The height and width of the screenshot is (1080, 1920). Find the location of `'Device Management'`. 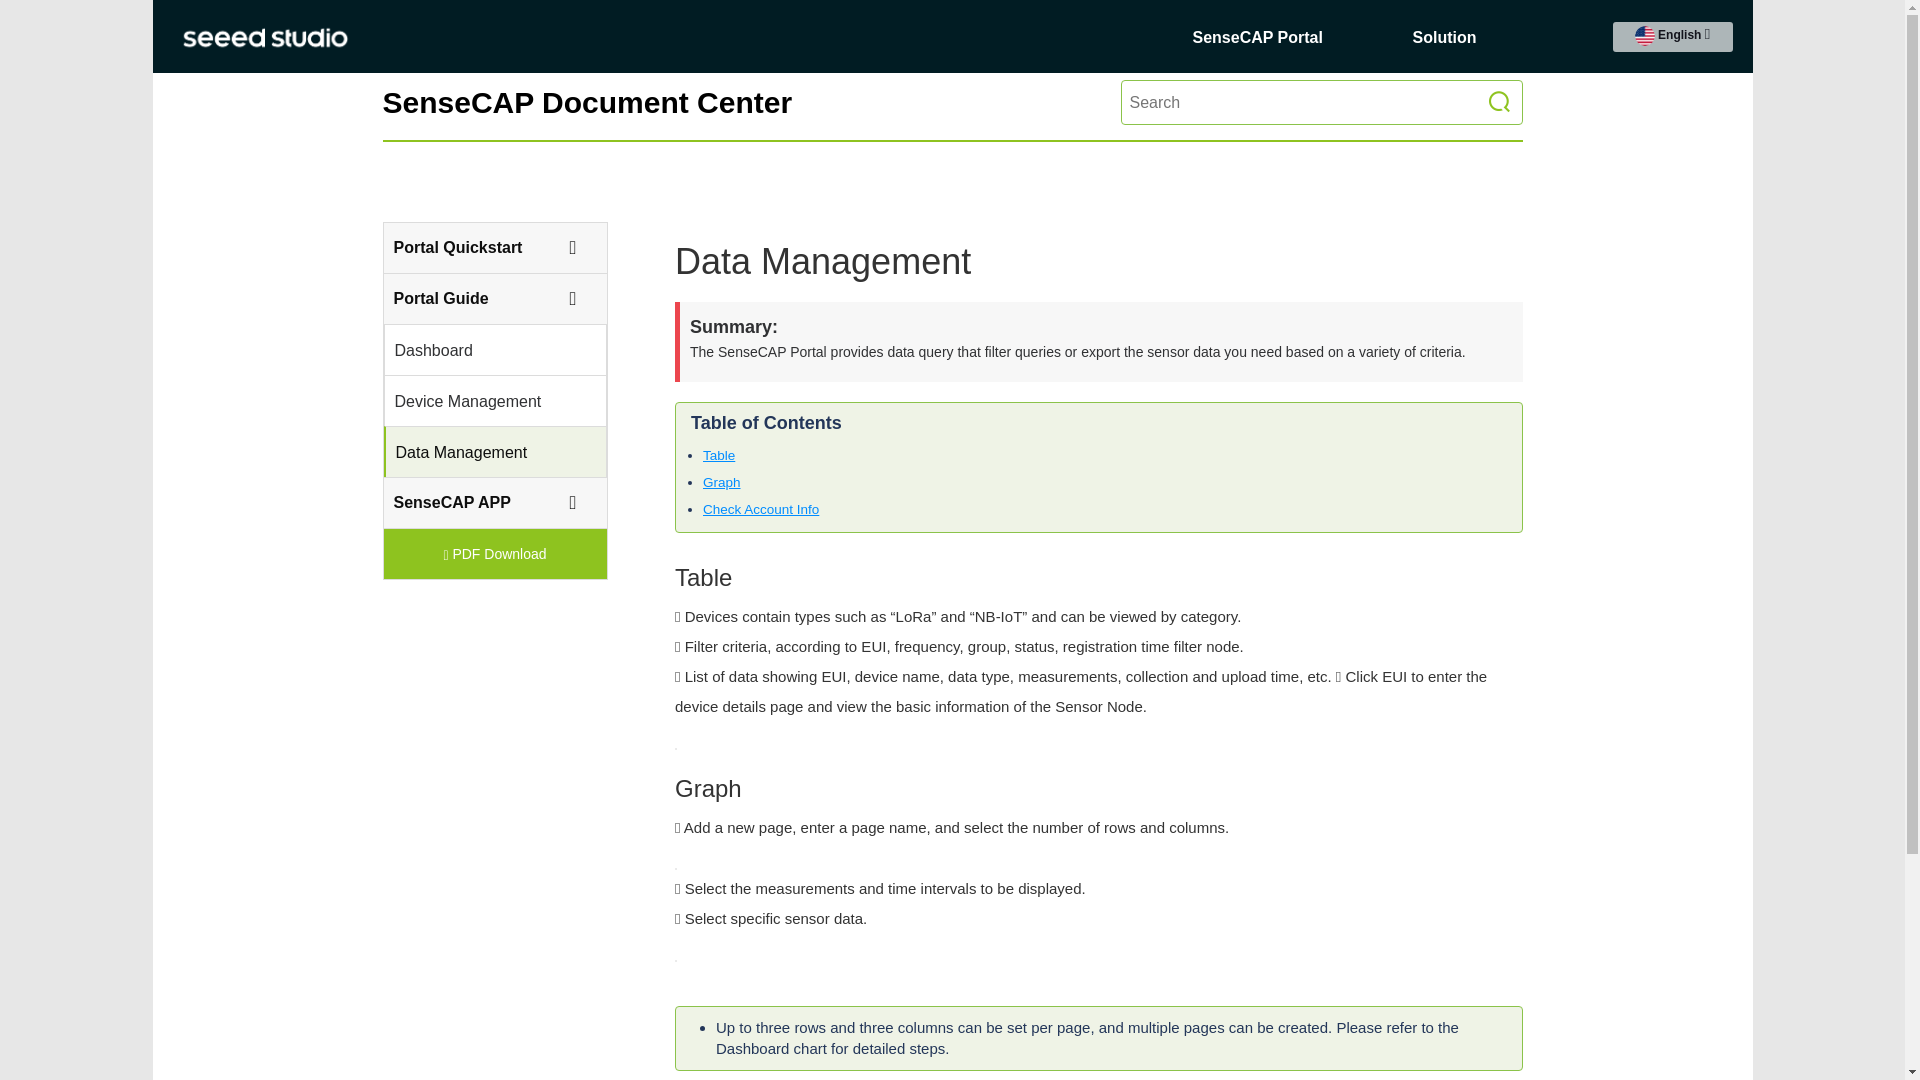

'Device Management' is located at coordinates (484, 401).